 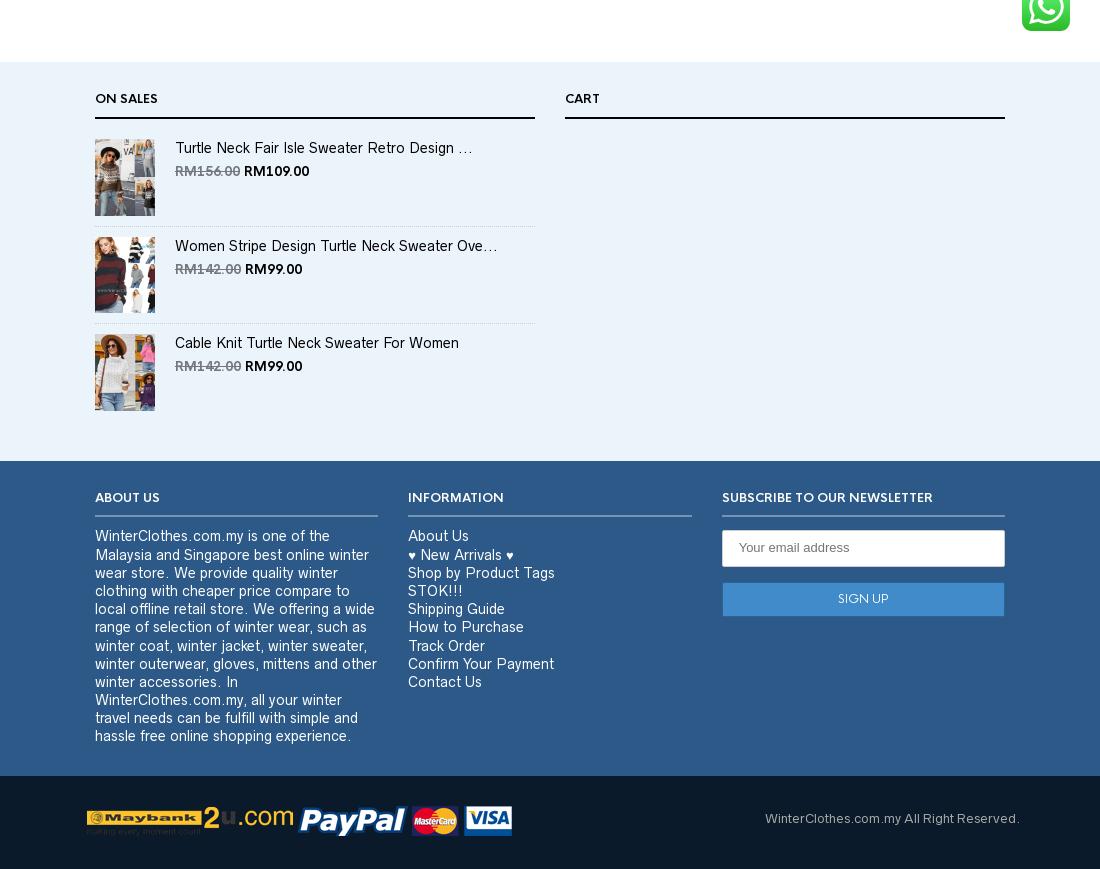 What do you see at coordinates (407, 701) in the screenshot?
I see `'Confirm Your Payment'` at bounding box center [407, 701].